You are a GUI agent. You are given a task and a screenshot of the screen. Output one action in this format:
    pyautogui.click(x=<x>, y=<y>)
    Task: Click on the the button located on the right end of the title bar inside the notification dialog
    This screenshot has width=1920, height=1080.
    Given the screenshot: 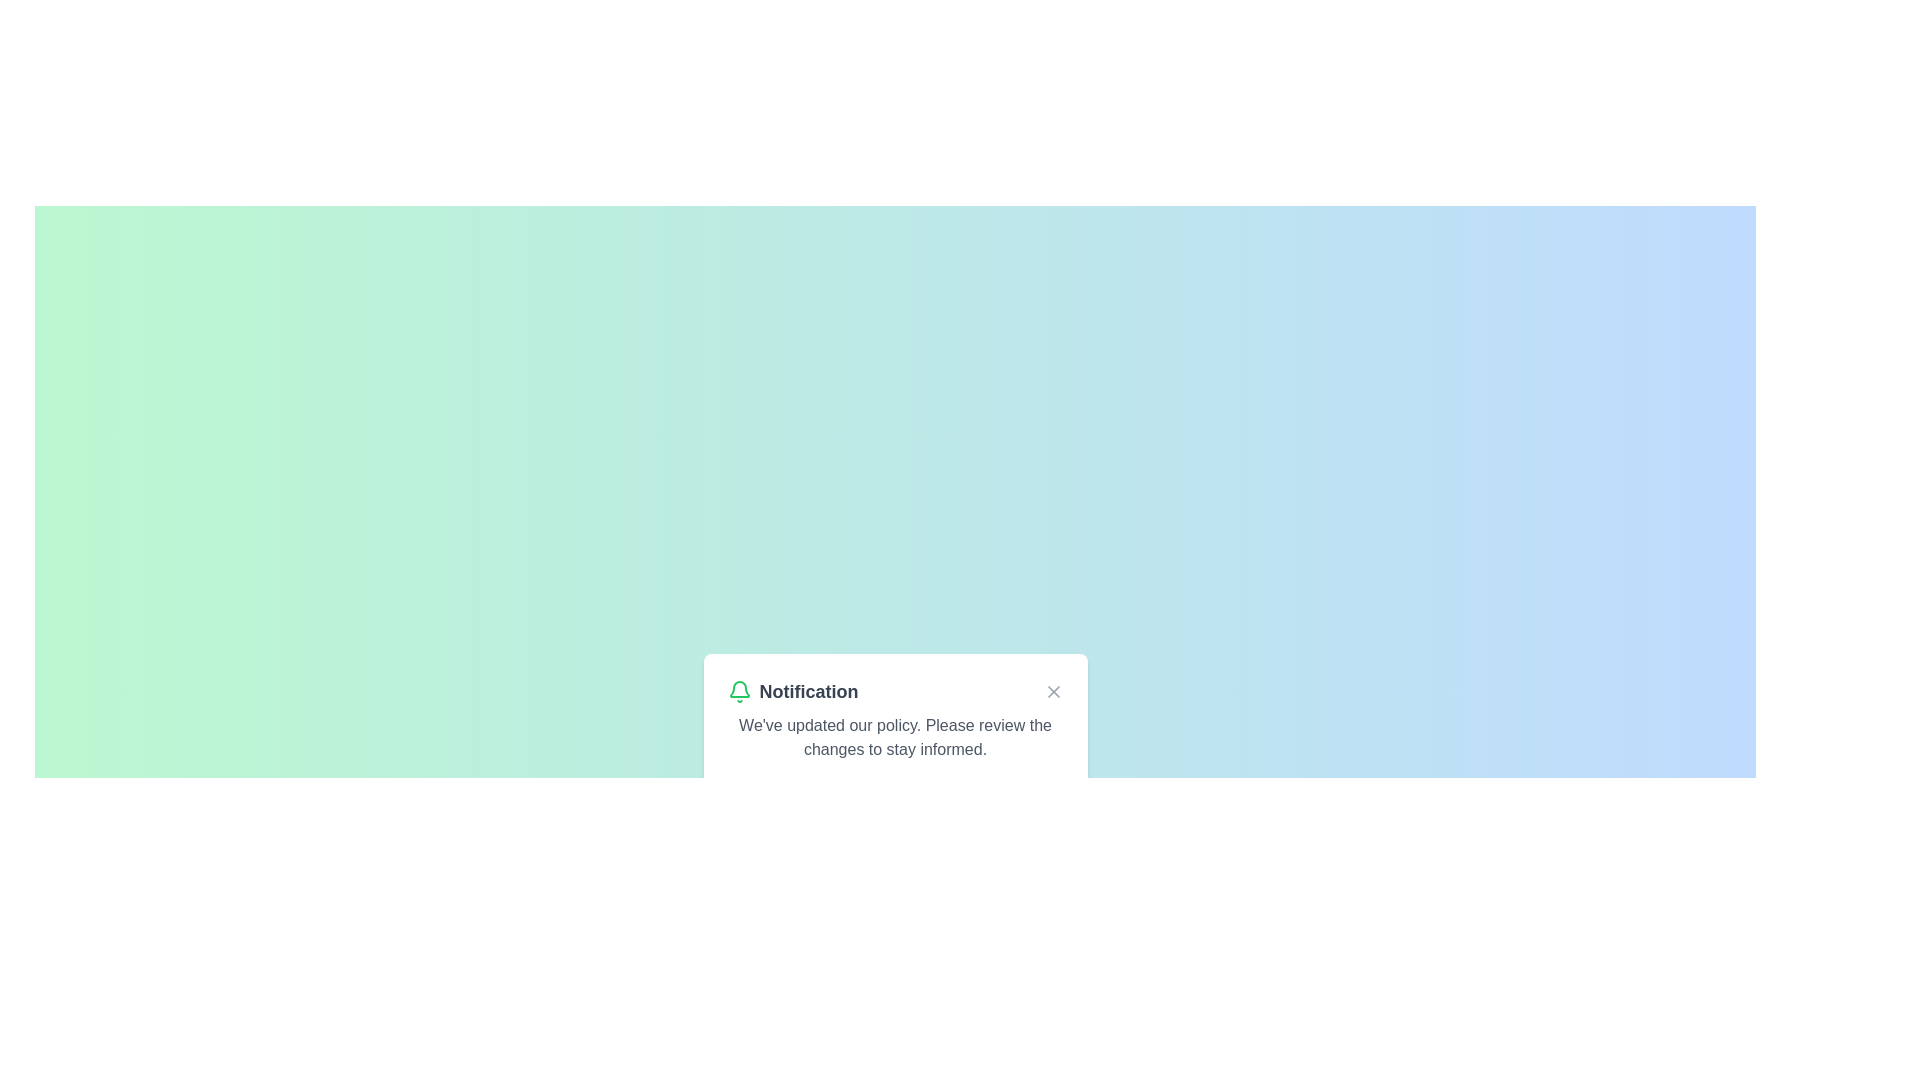 What is the action you would take?
    pyautogui.click(x=1052, y=690)
    